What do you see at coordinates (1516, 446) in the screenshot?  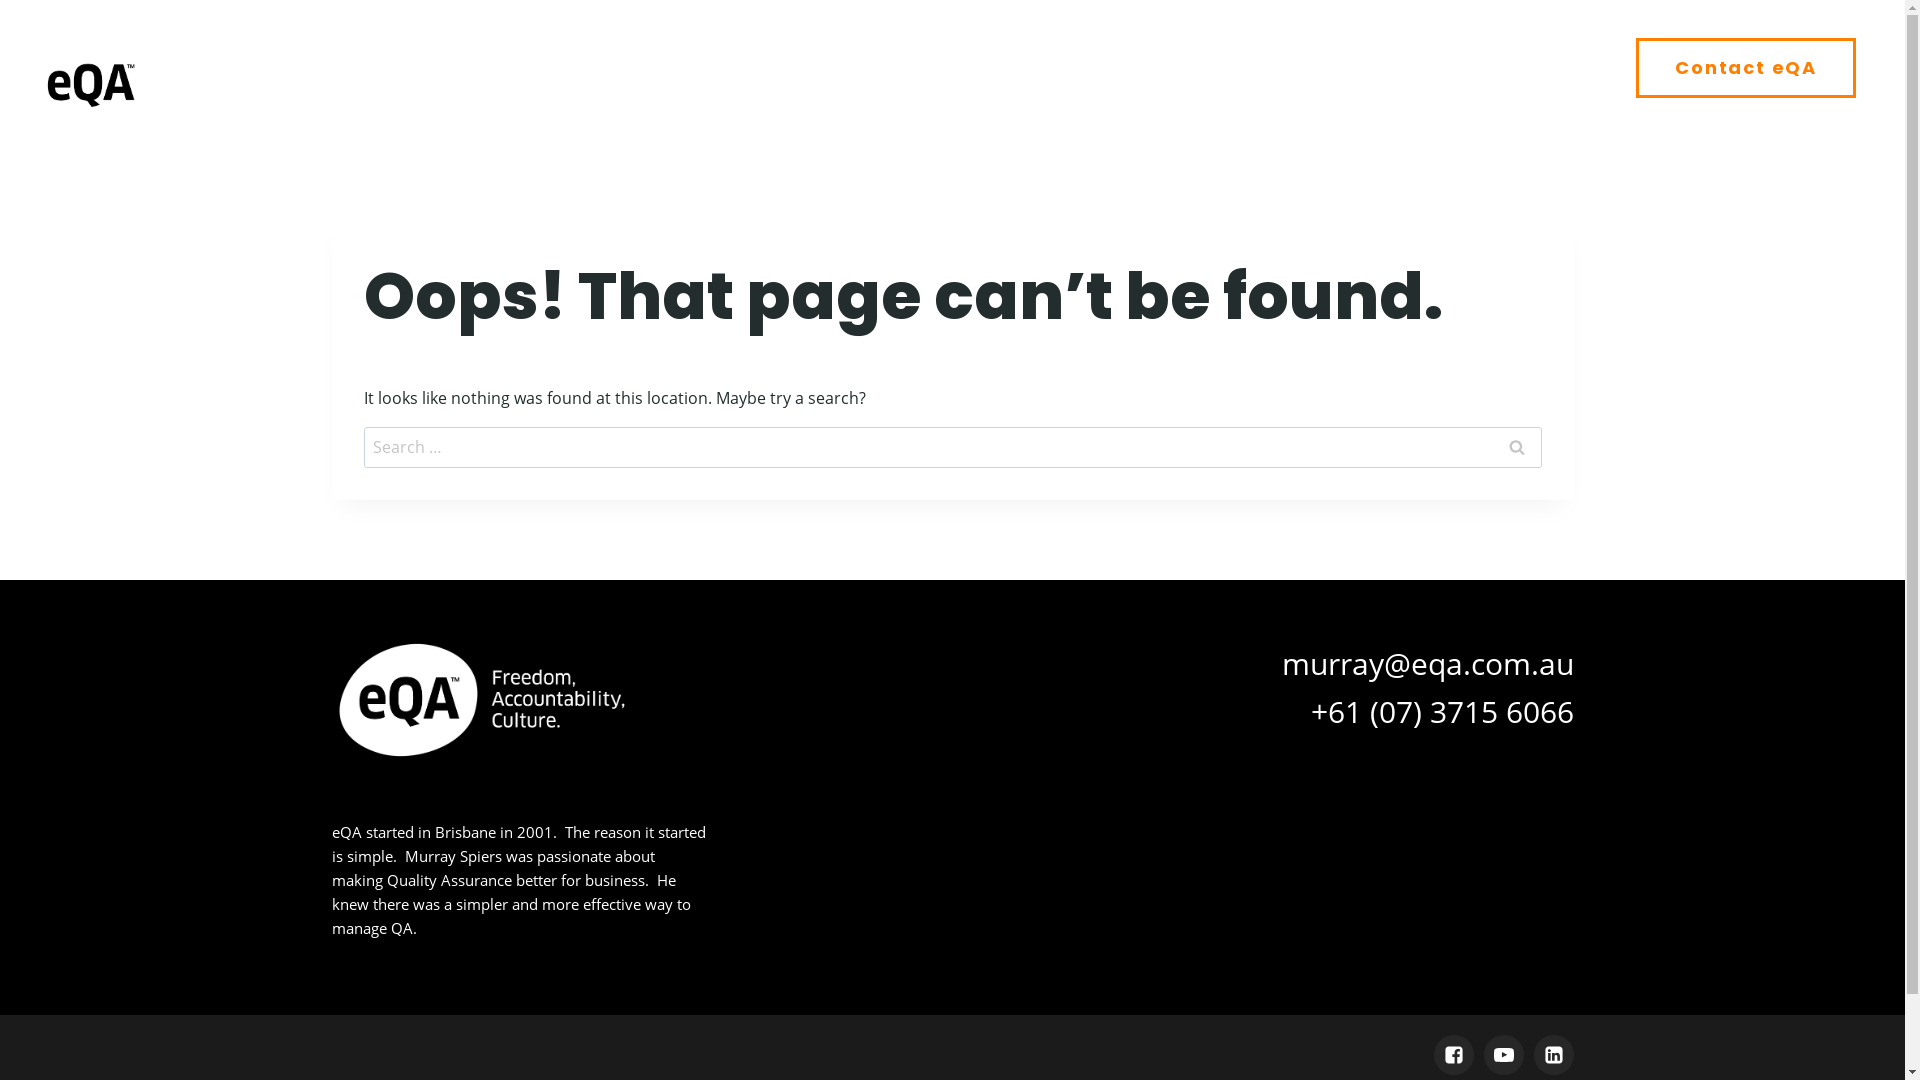 I see `'Search'` at bounding box center [1516, 446].